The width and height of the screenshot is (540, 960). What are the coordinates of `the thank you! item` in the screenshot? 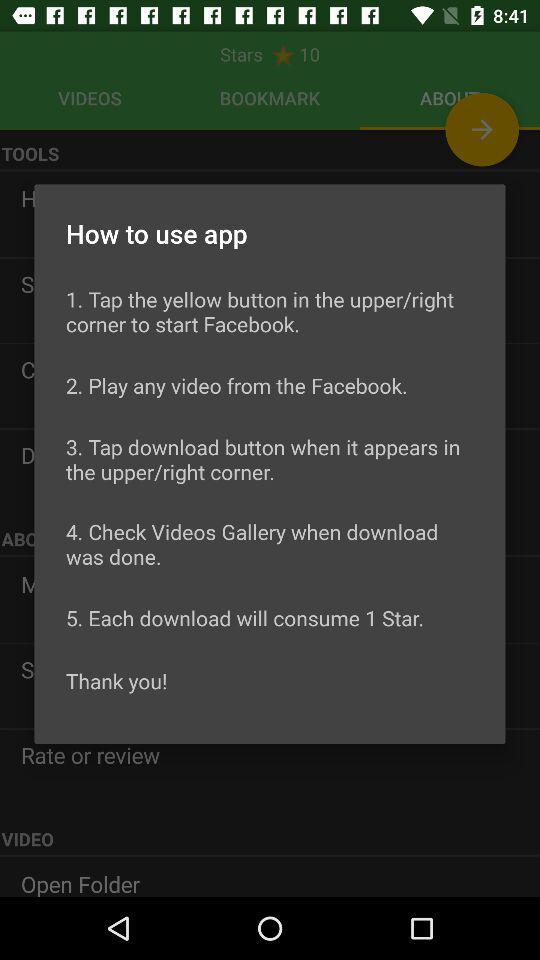 It's located at (116, 681).